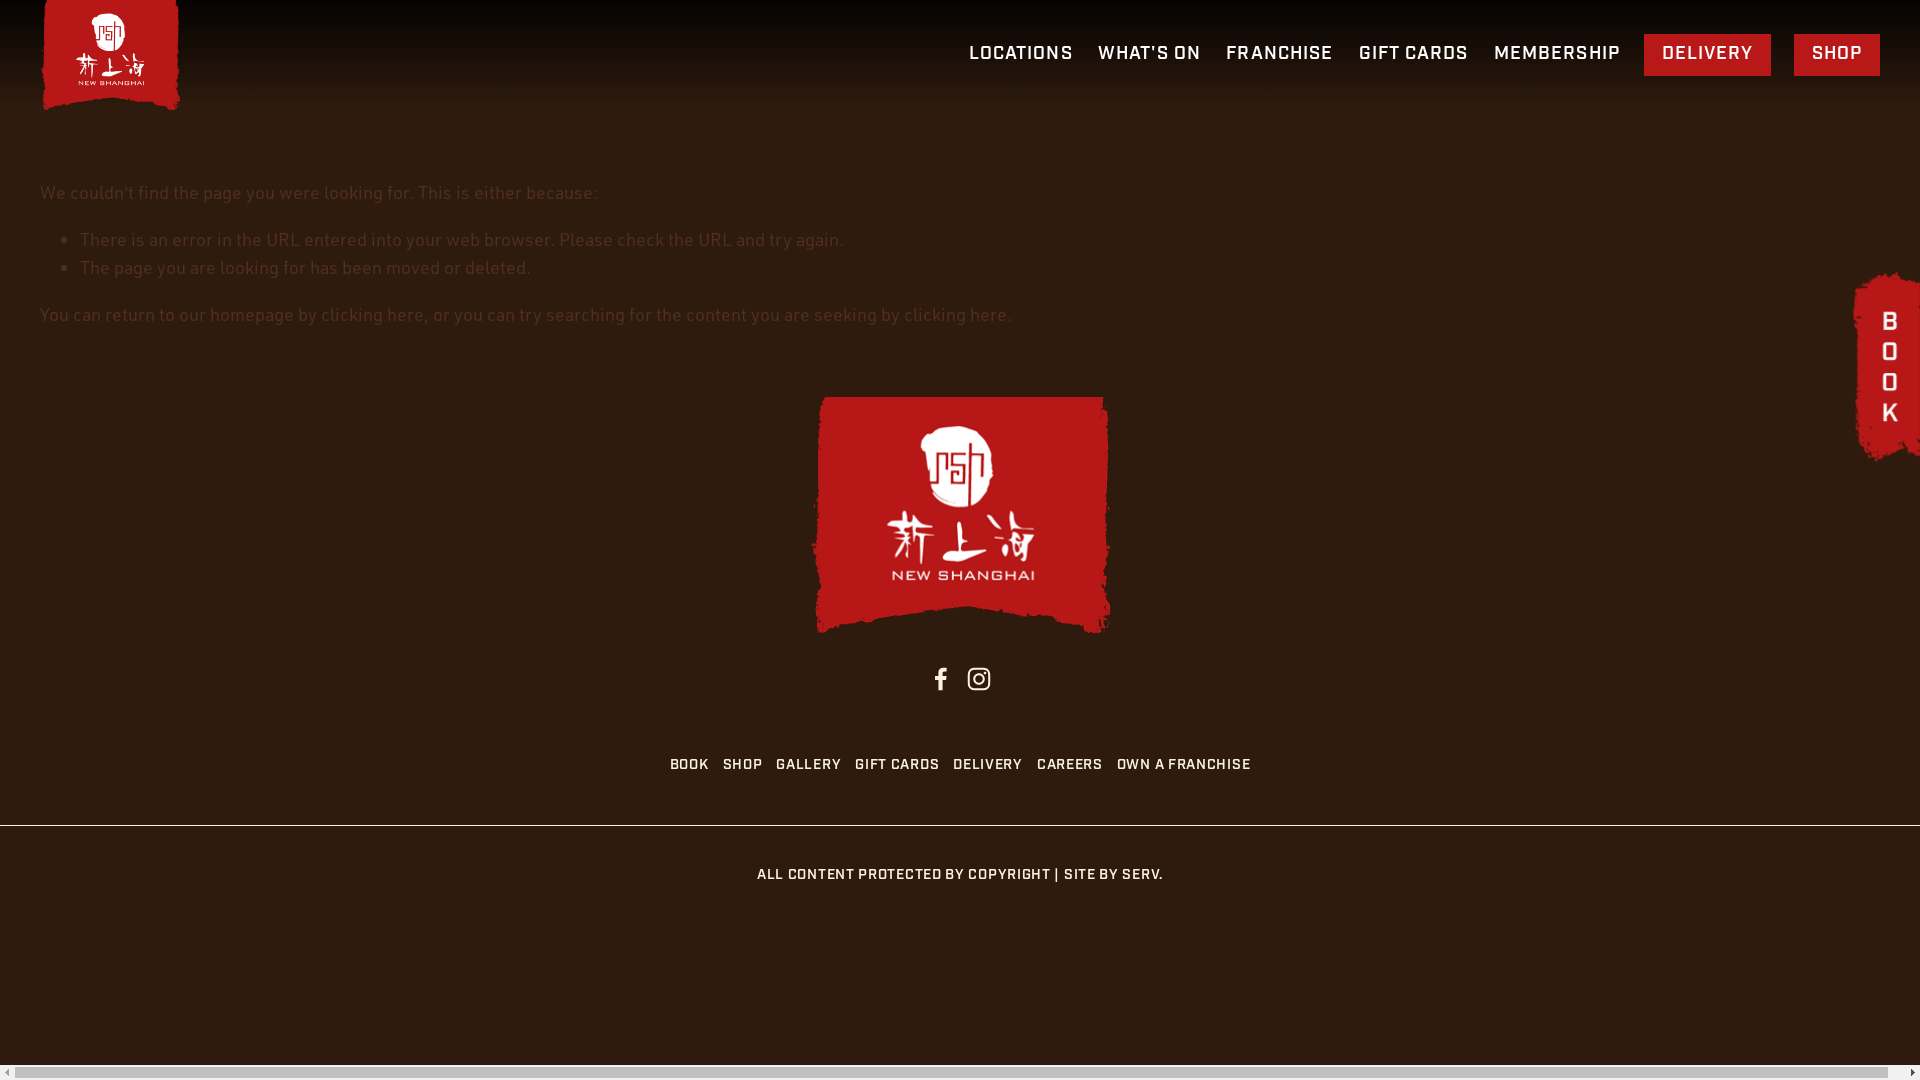  What do you see at coordinates (1112, 874) in the screenshot?
I see `'SITE BY SERV.'` at bounding box center [1112, 874].